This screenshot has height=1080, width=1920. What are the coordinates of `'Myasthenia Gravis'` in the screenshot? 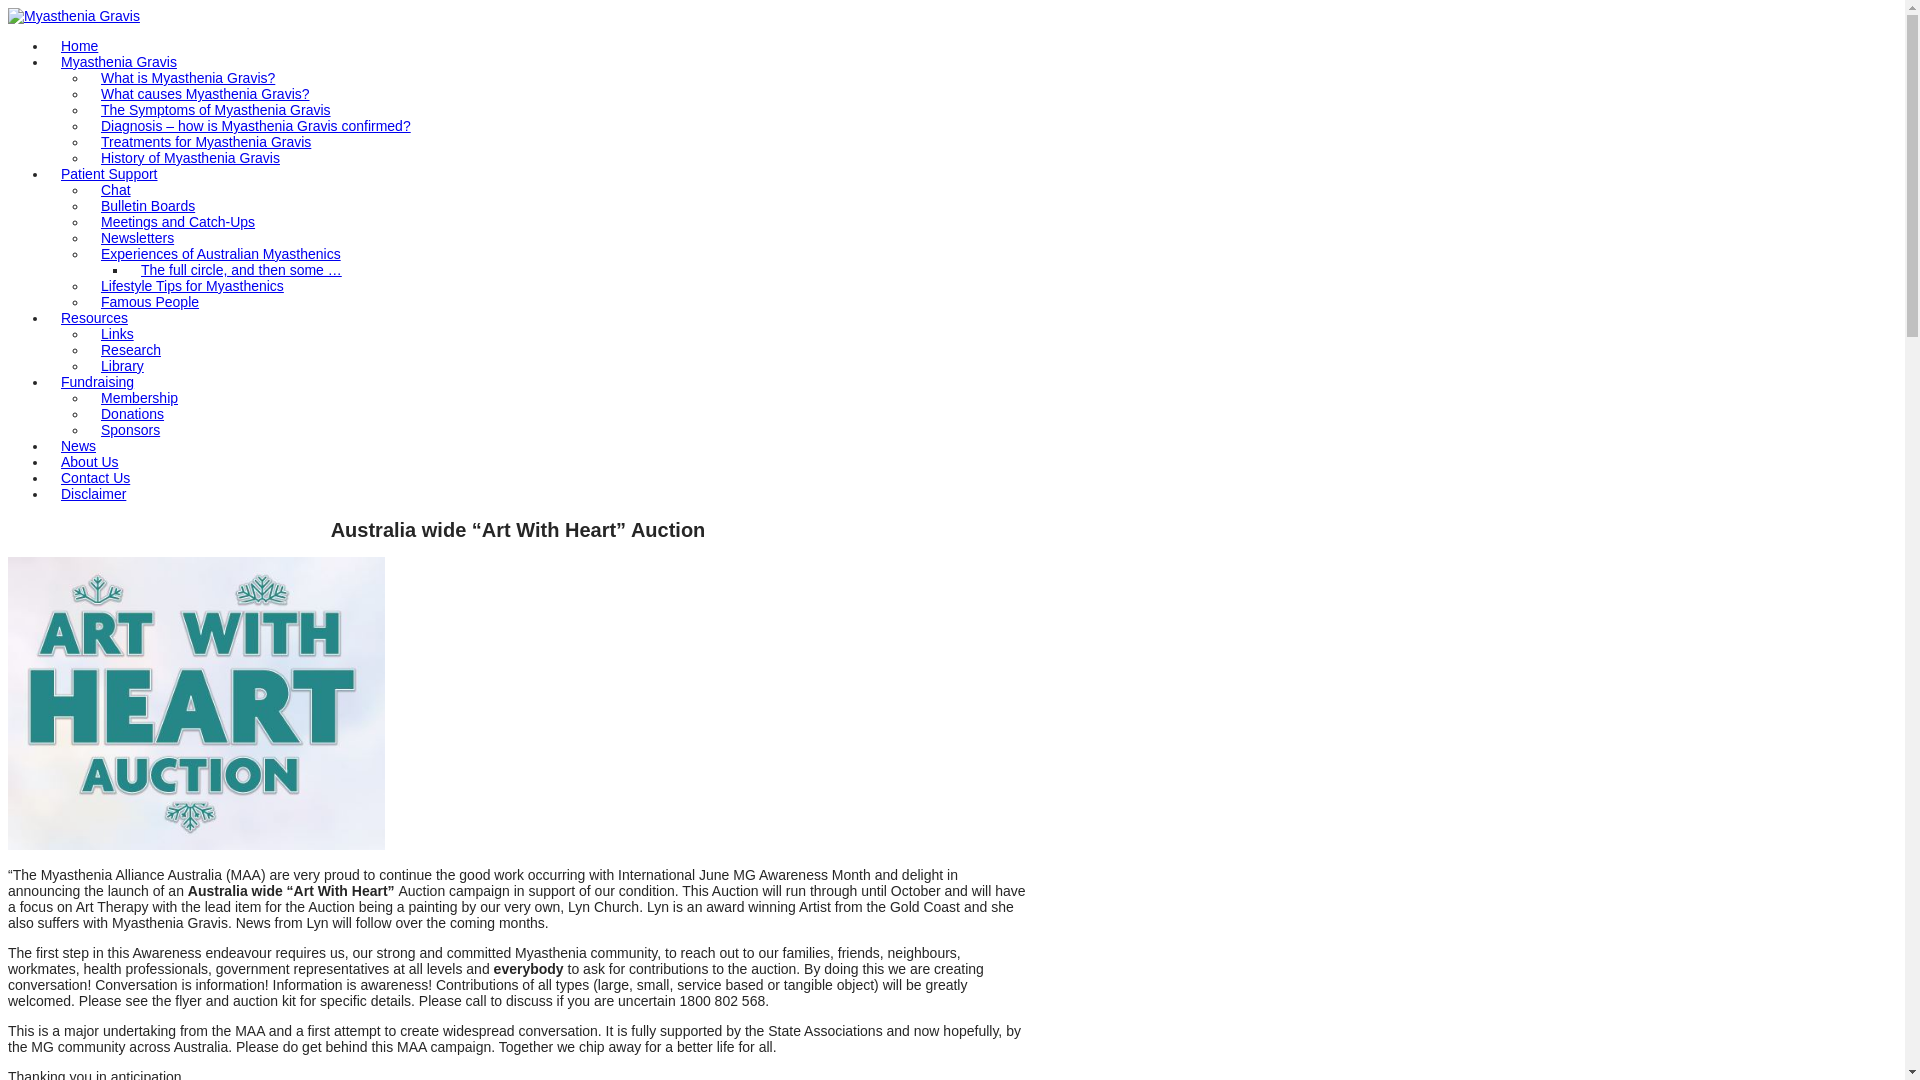 It's located at (73, 15).